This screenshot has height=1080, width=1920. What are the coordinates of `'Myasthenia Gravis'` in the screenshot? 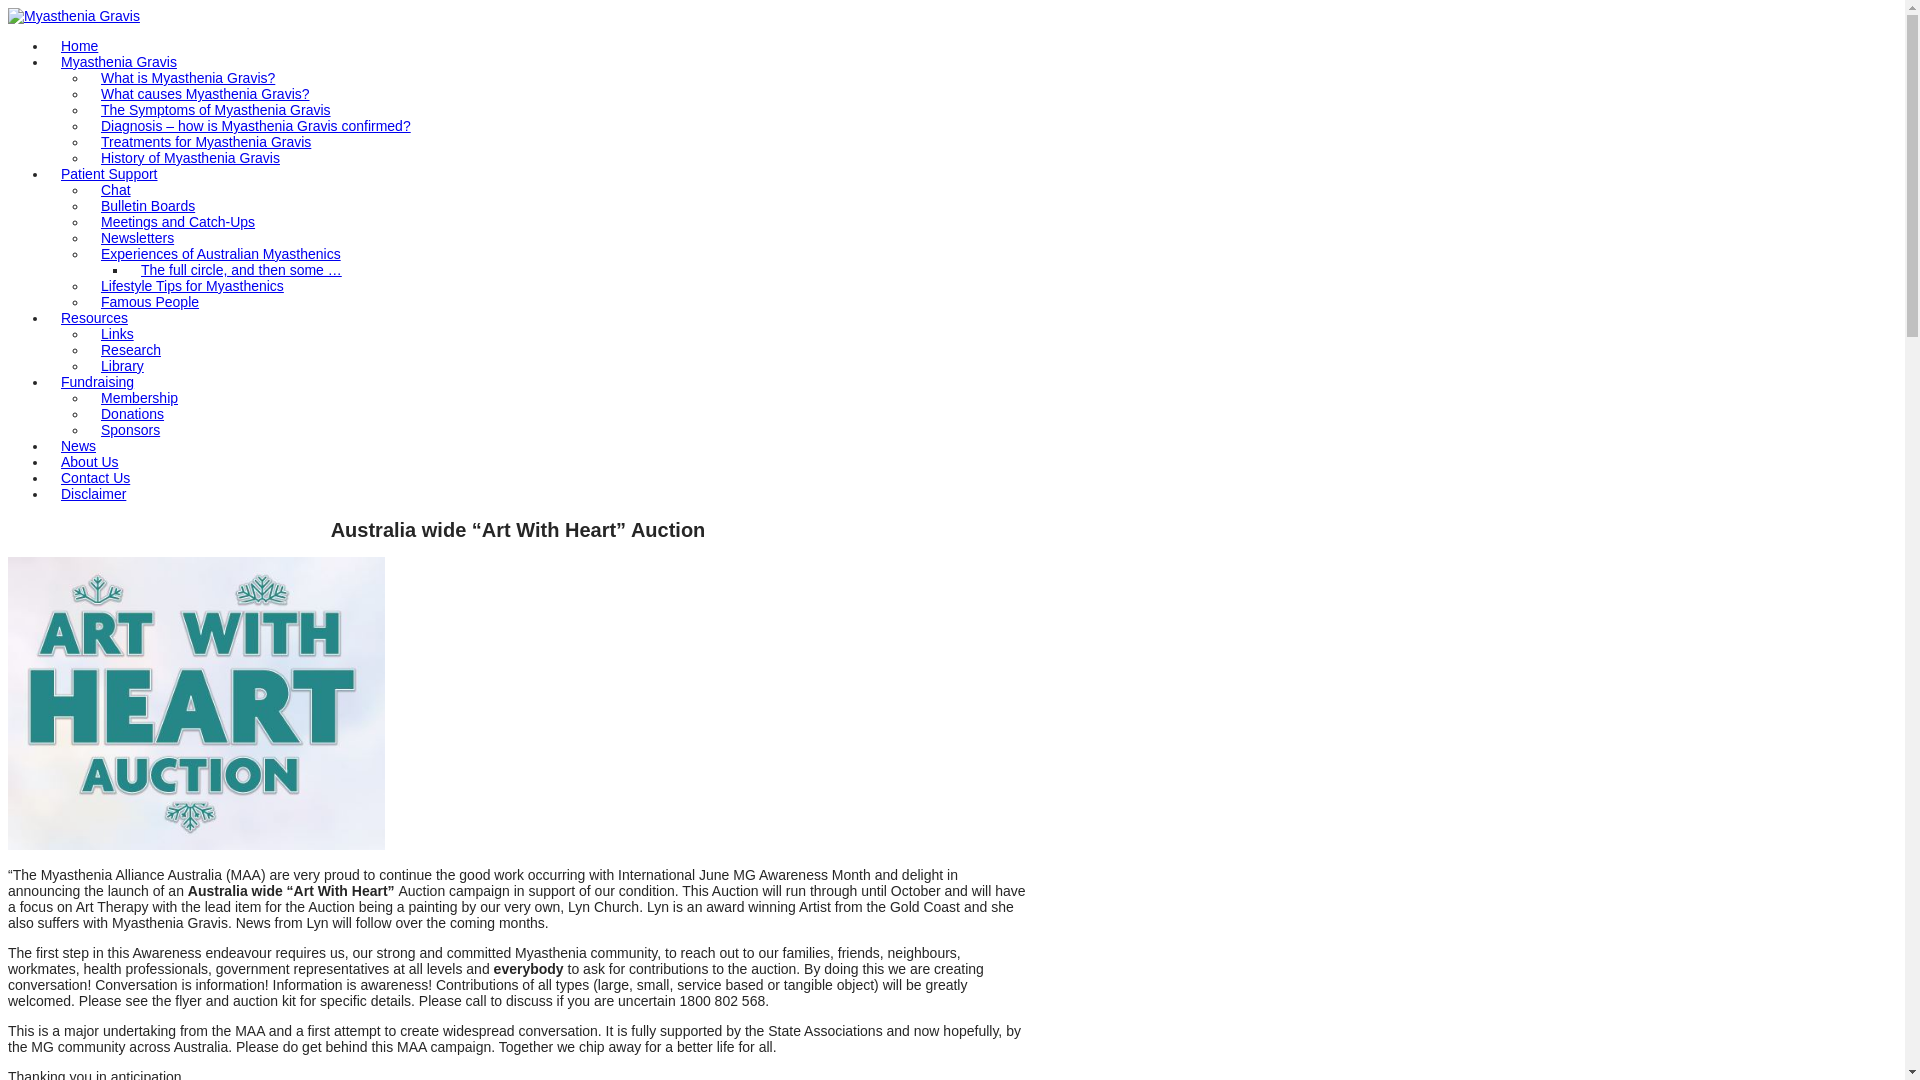 It's located at (73, 15).